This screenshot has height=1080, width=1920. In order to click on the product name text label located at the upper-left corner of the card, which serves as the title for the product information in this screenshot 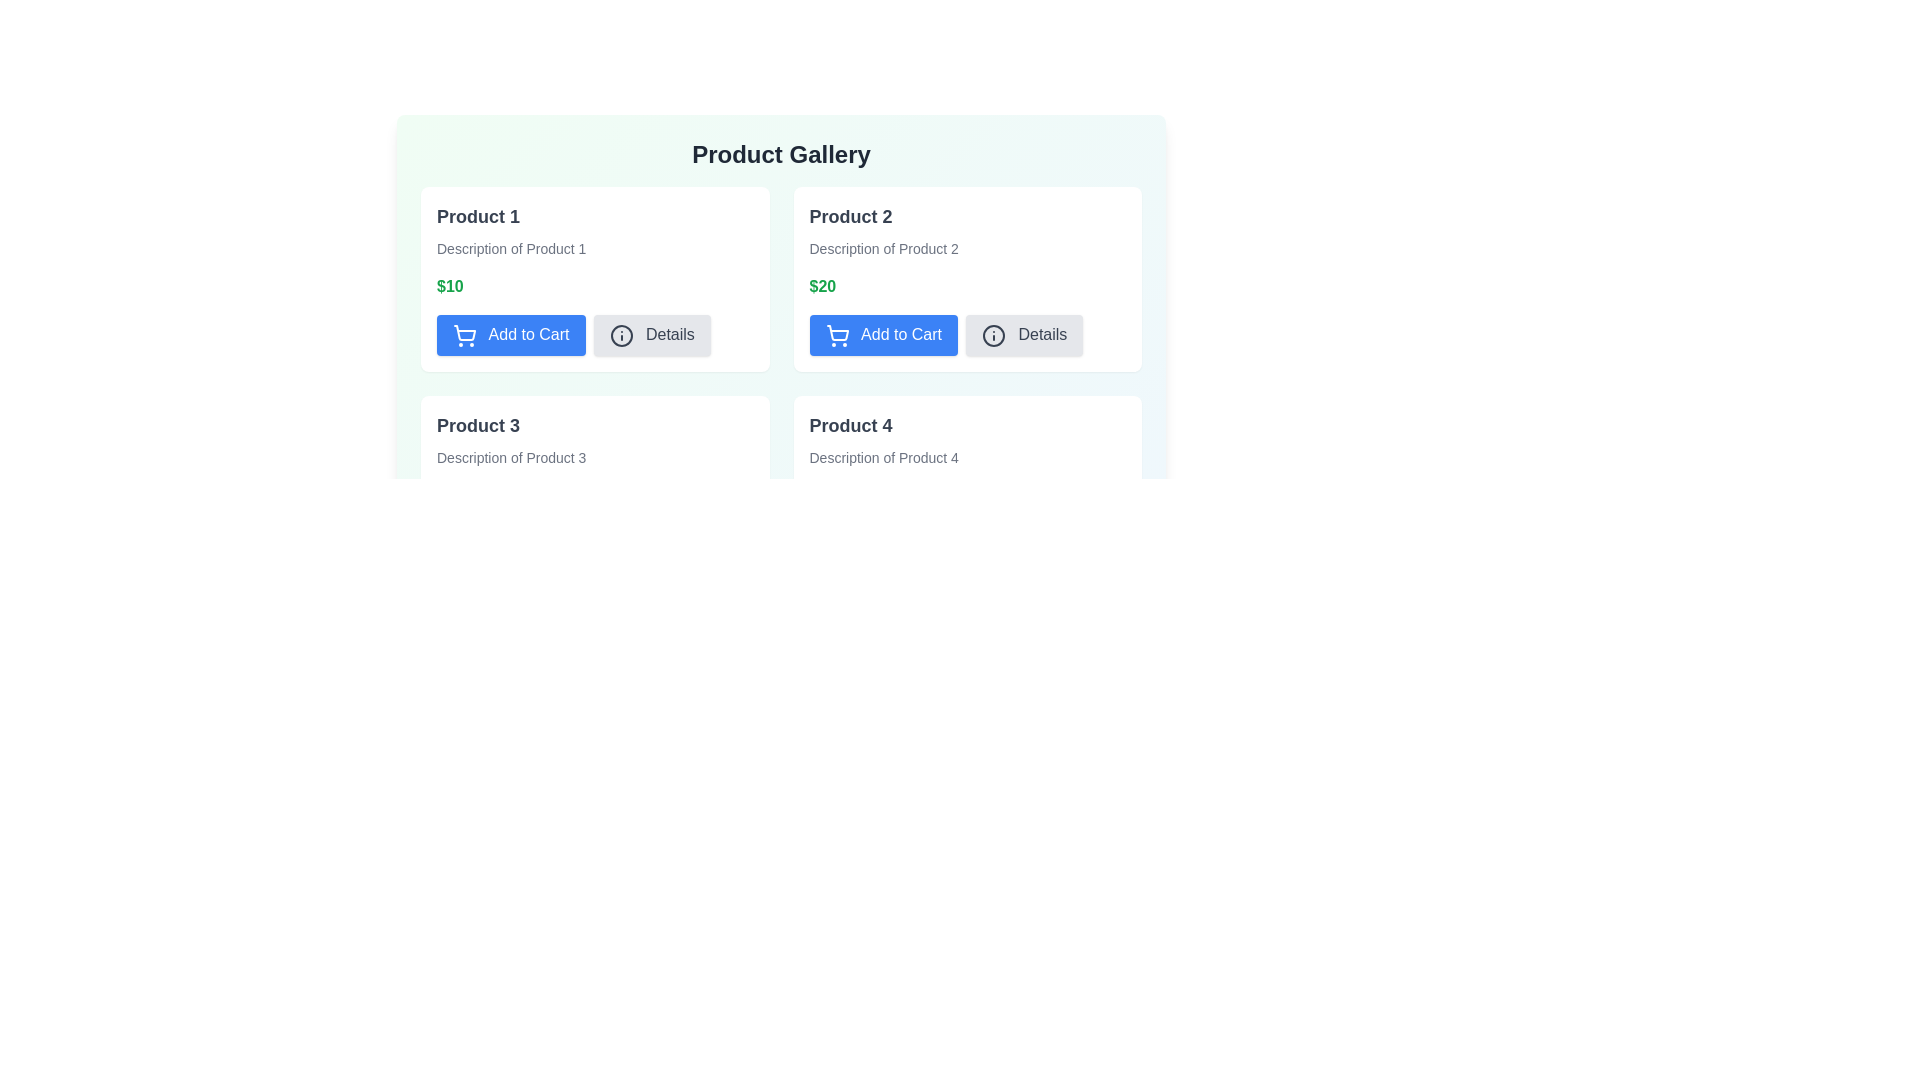, I will do `click(850, 424)`.